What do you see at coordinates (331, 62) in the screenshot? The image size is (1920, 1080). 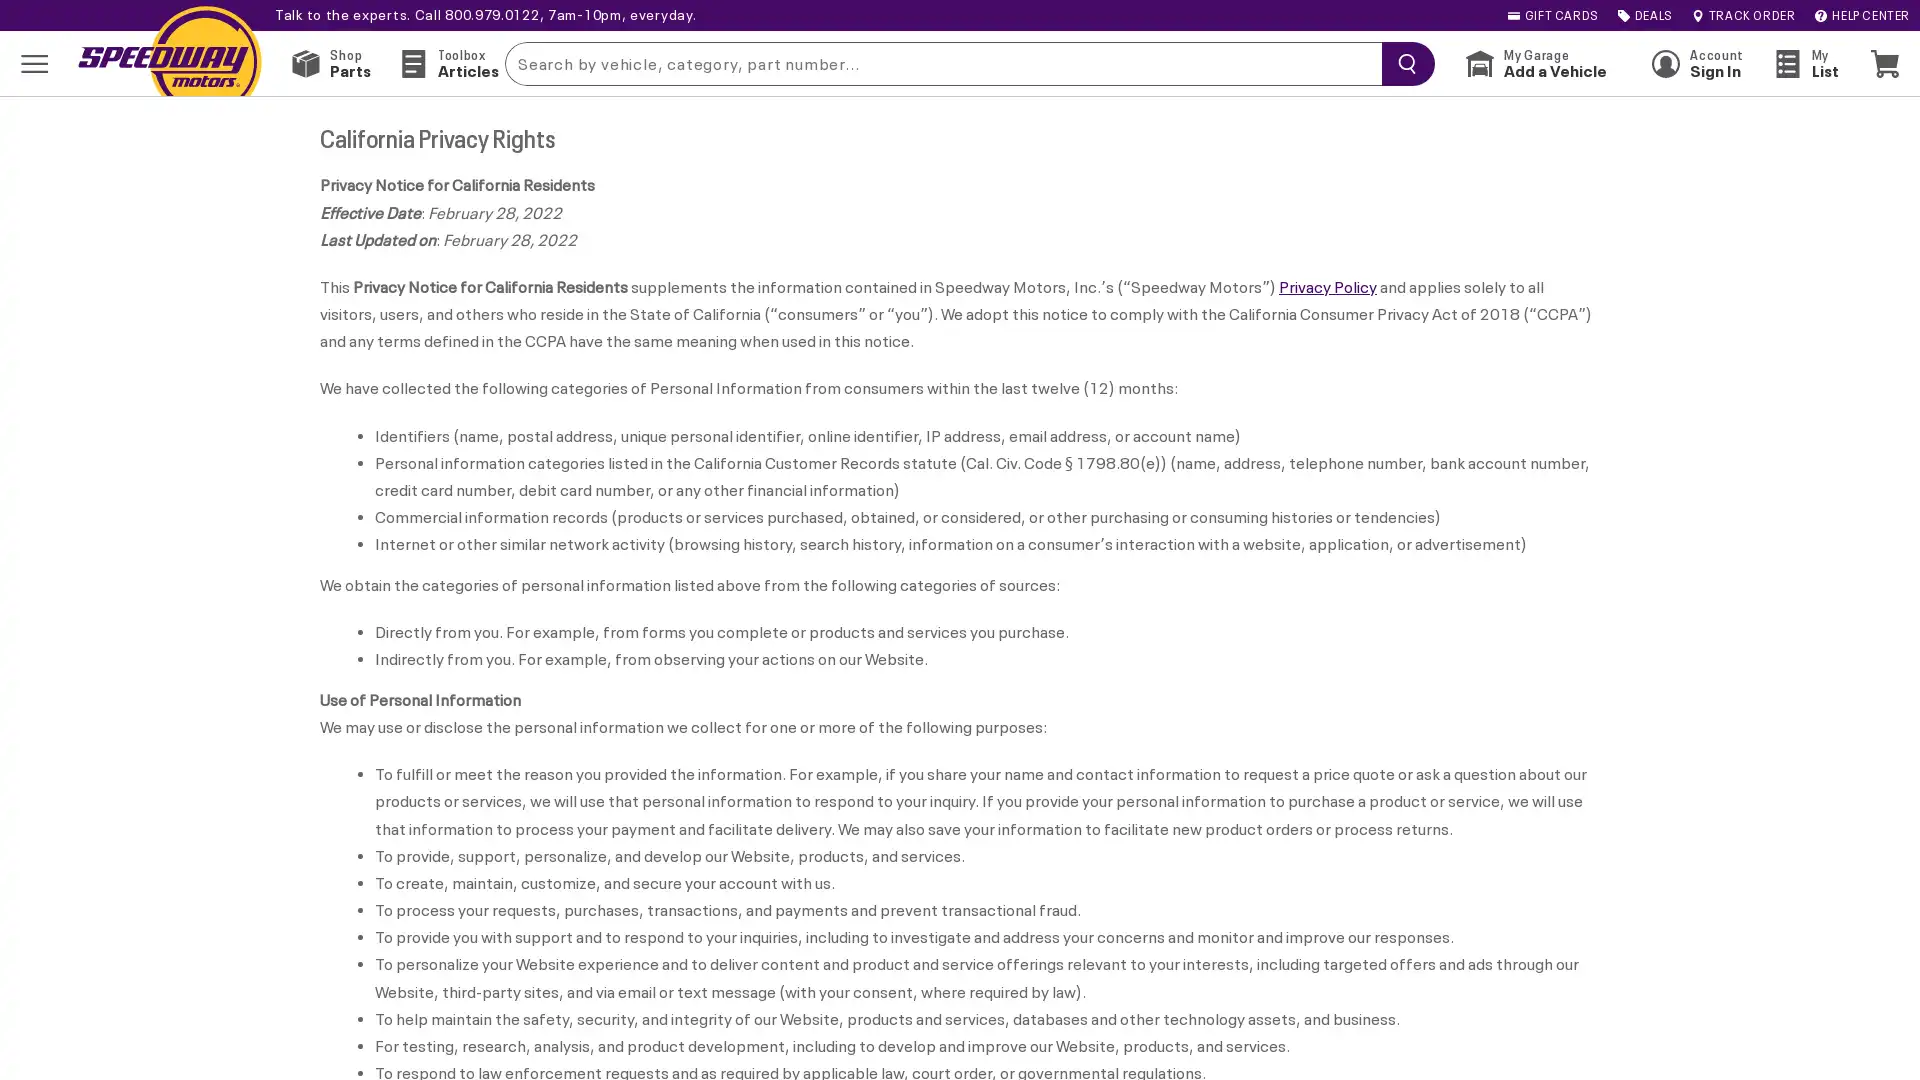 I see `Shop Parts` at bounding box center [331, 62].